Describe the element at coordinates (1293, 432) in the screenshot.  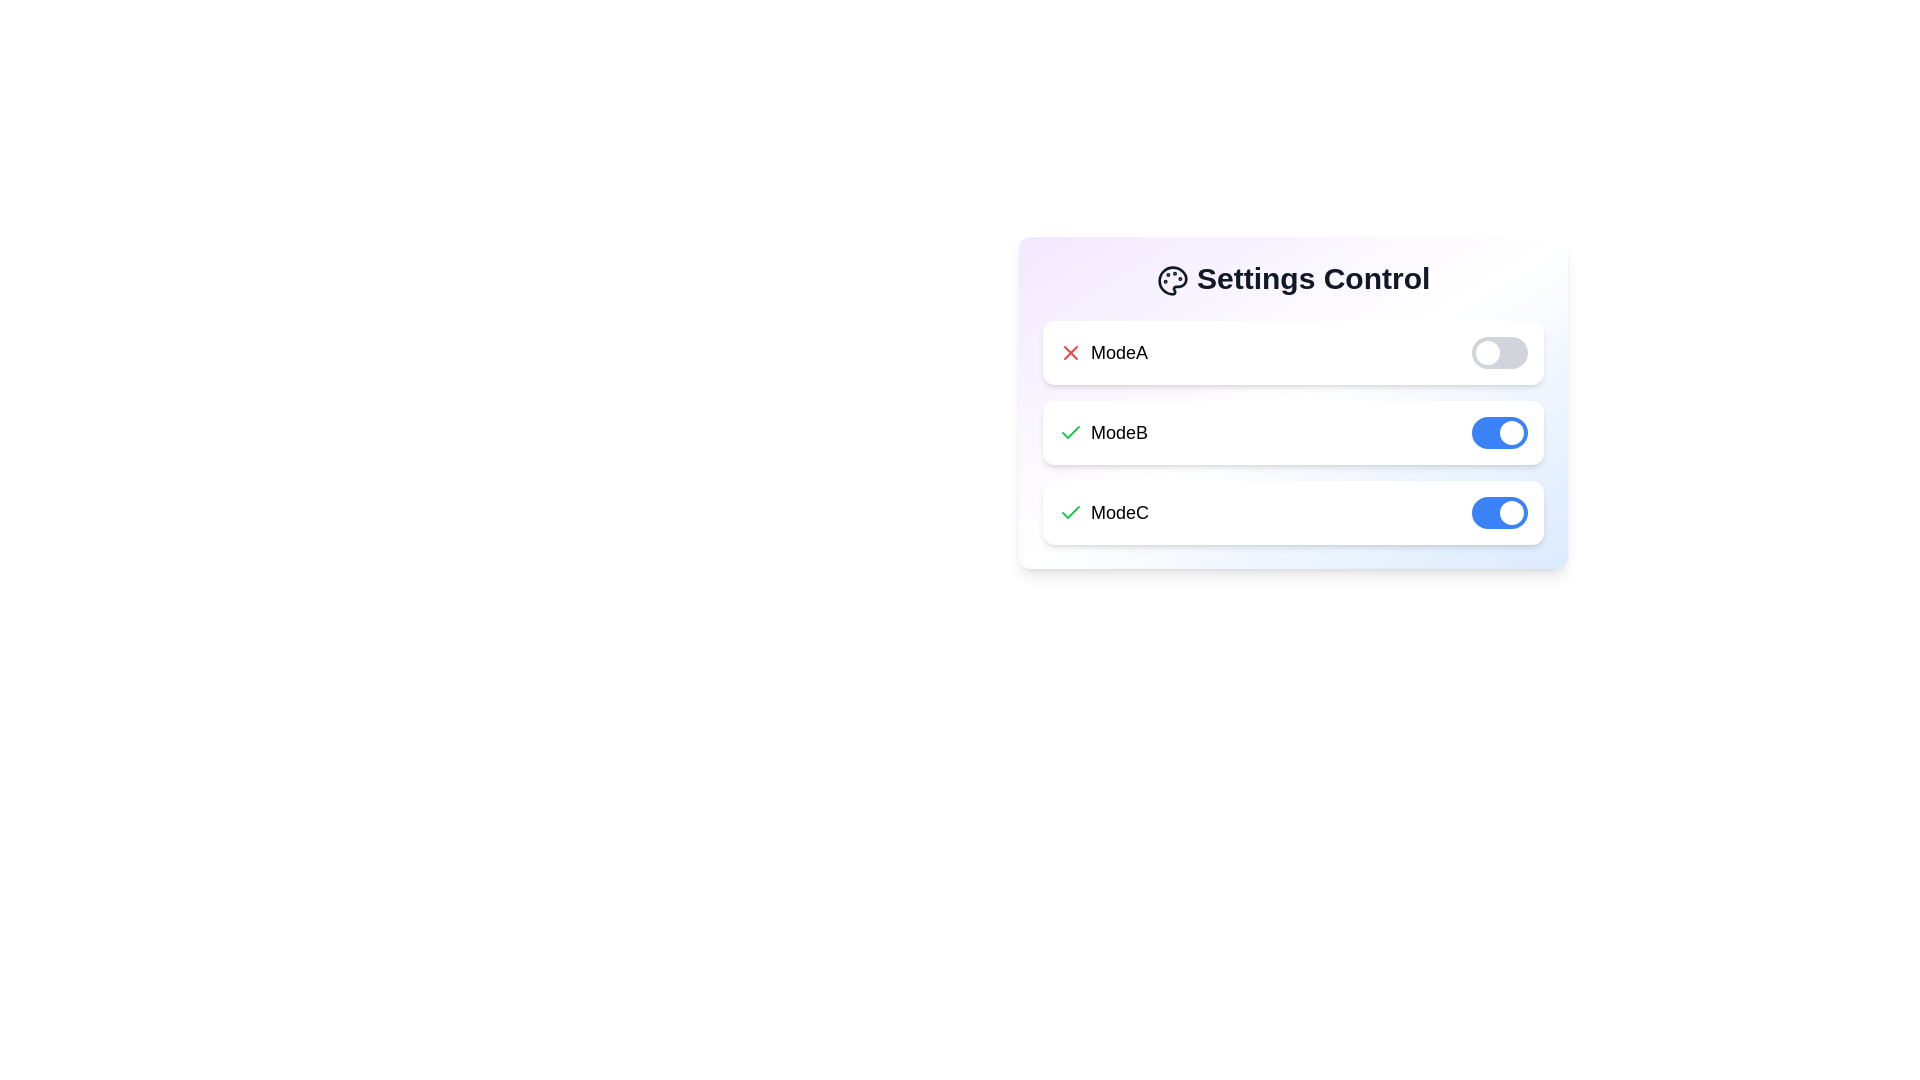
I see `the selectable mode item labeled 'ModeB'` at that location.